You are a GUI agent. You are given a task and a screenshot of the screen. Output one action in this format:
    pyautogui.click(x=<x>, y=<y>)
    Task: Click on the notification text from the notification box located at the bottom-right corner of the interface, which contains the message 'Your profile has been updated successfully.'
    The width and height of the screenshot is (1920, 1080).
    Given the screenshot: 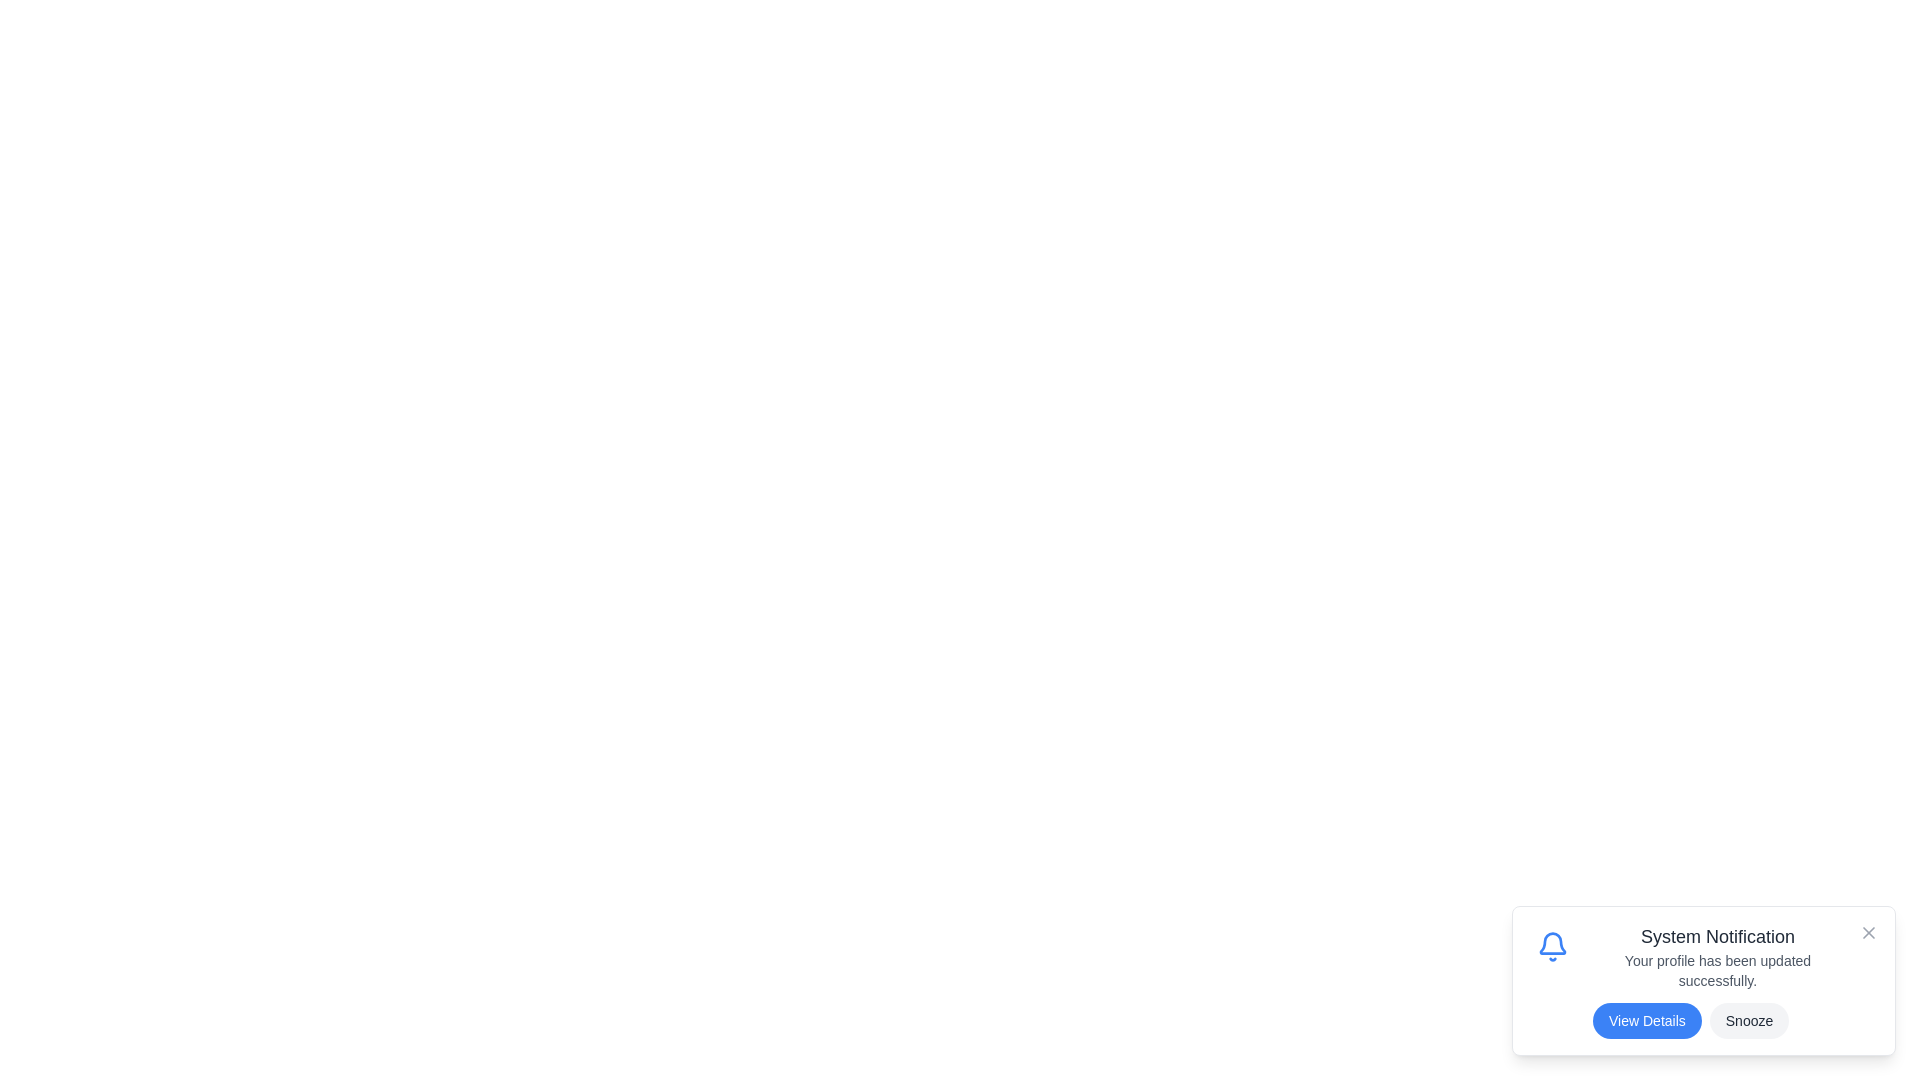 What is the action you would take?
    pyautogui.click(x=1703, y=979)
    